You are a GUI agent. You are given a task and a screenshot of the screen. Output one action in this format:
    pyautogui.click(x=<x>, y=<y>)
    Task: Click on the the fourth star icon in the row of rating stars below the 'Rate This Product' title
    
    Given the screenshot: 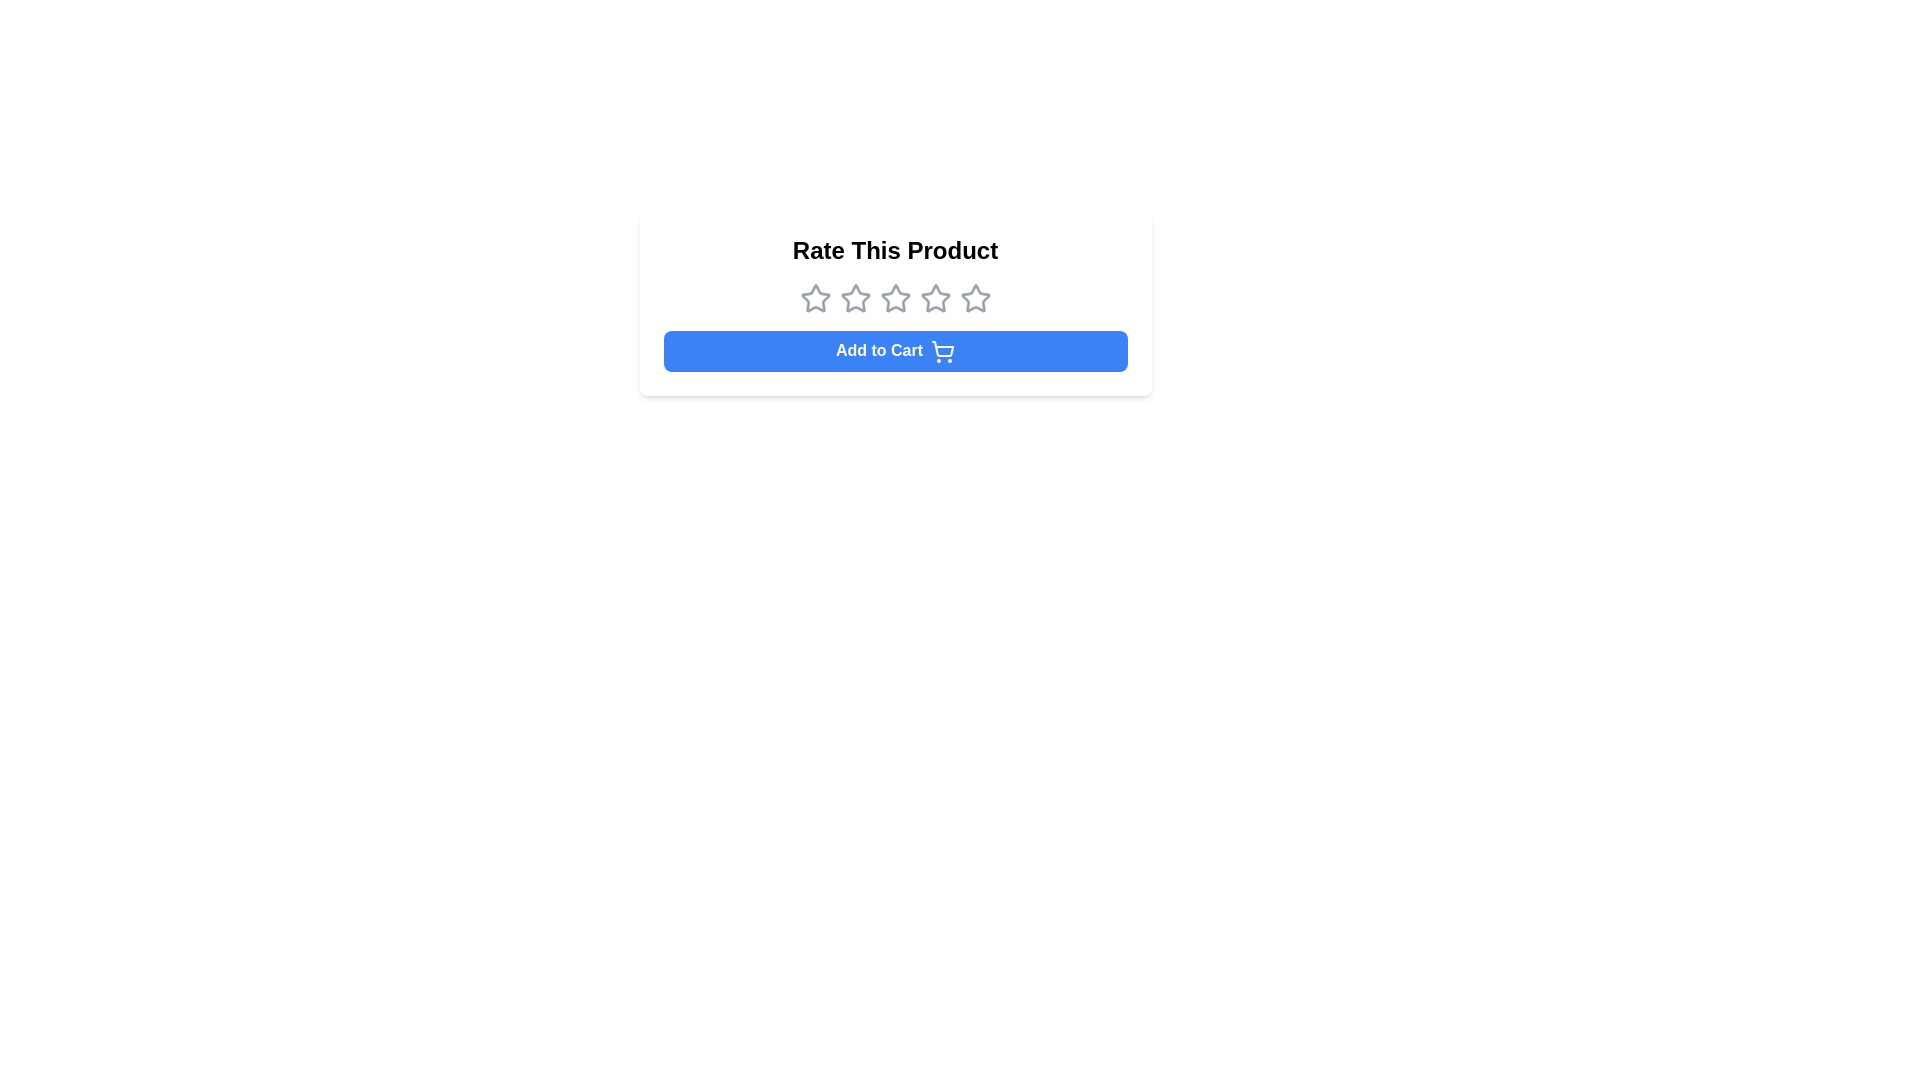 What is the action you would take?
    pyautogui.click(x=934, y=299)
    